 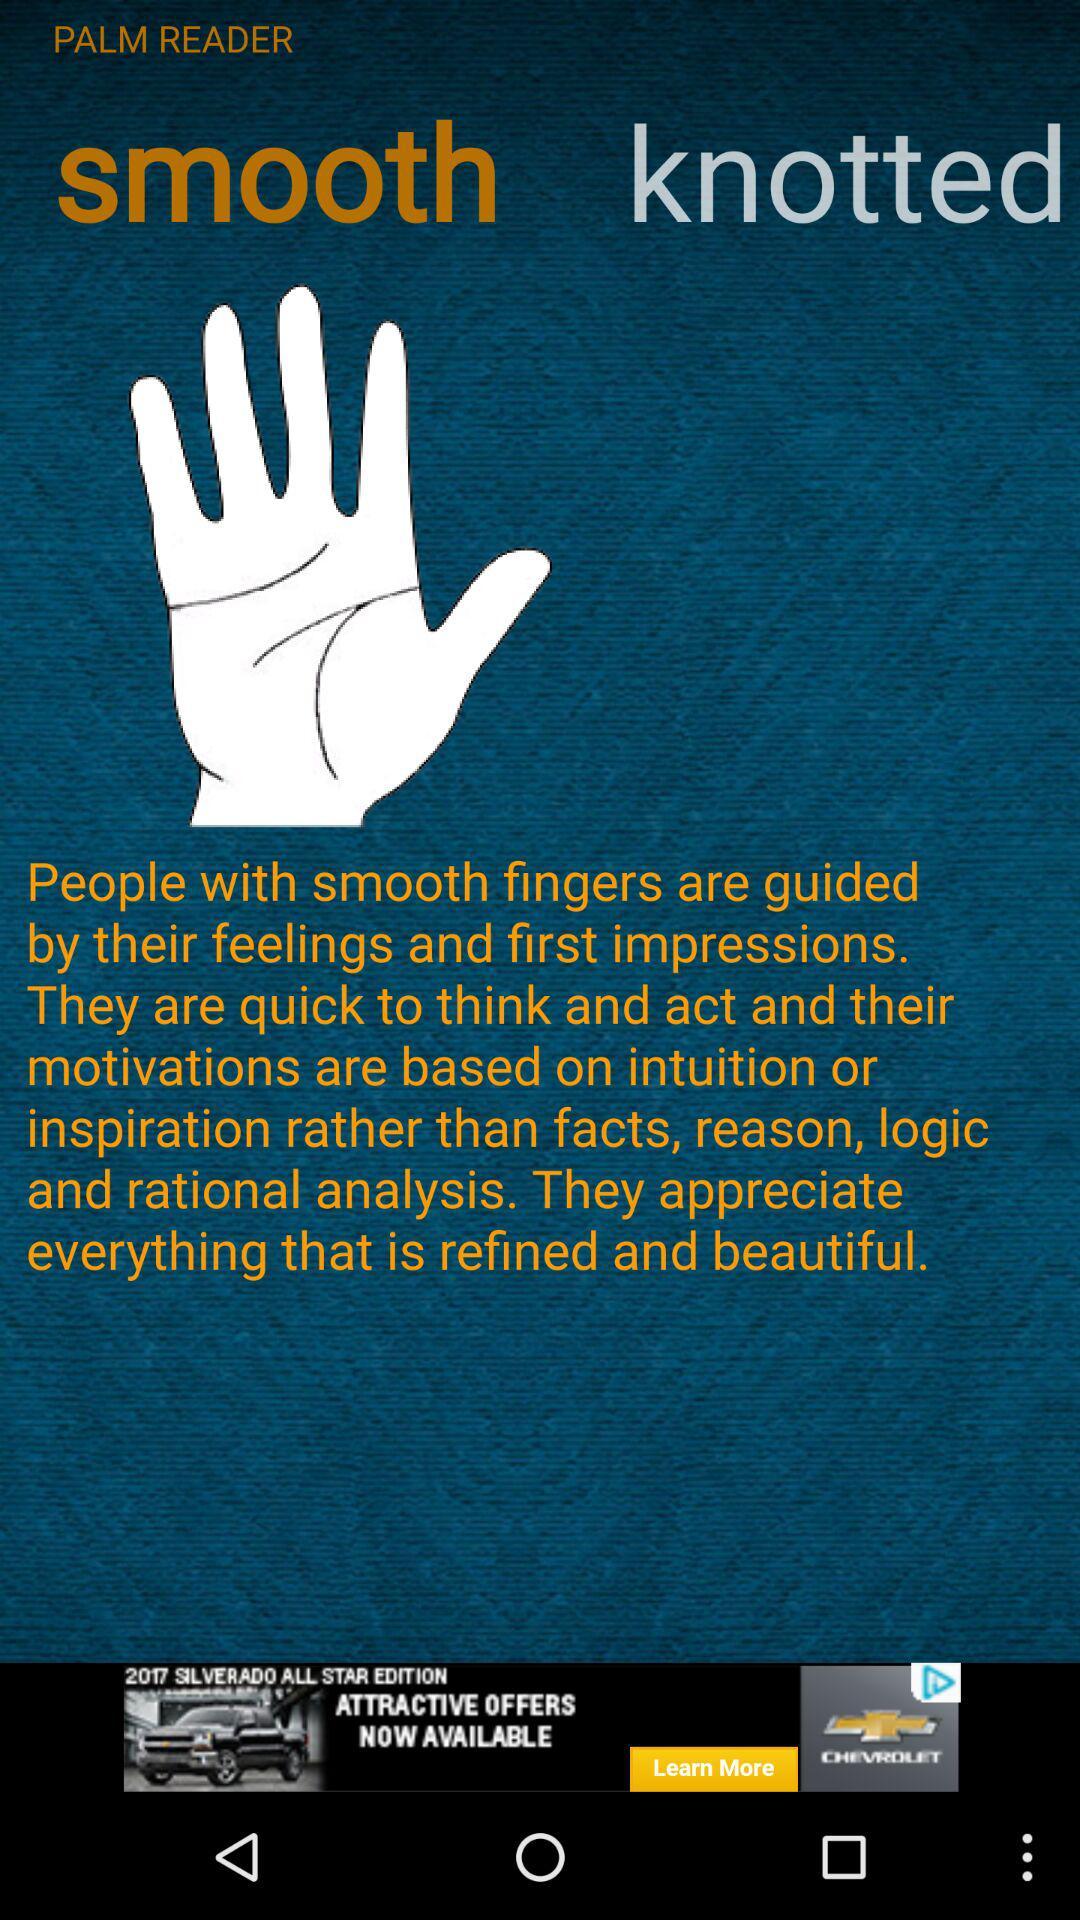 What do you see at coordinates (540, 1727) in the screenshot?
I see `advertisement website` at bounding box center [540, 1727].